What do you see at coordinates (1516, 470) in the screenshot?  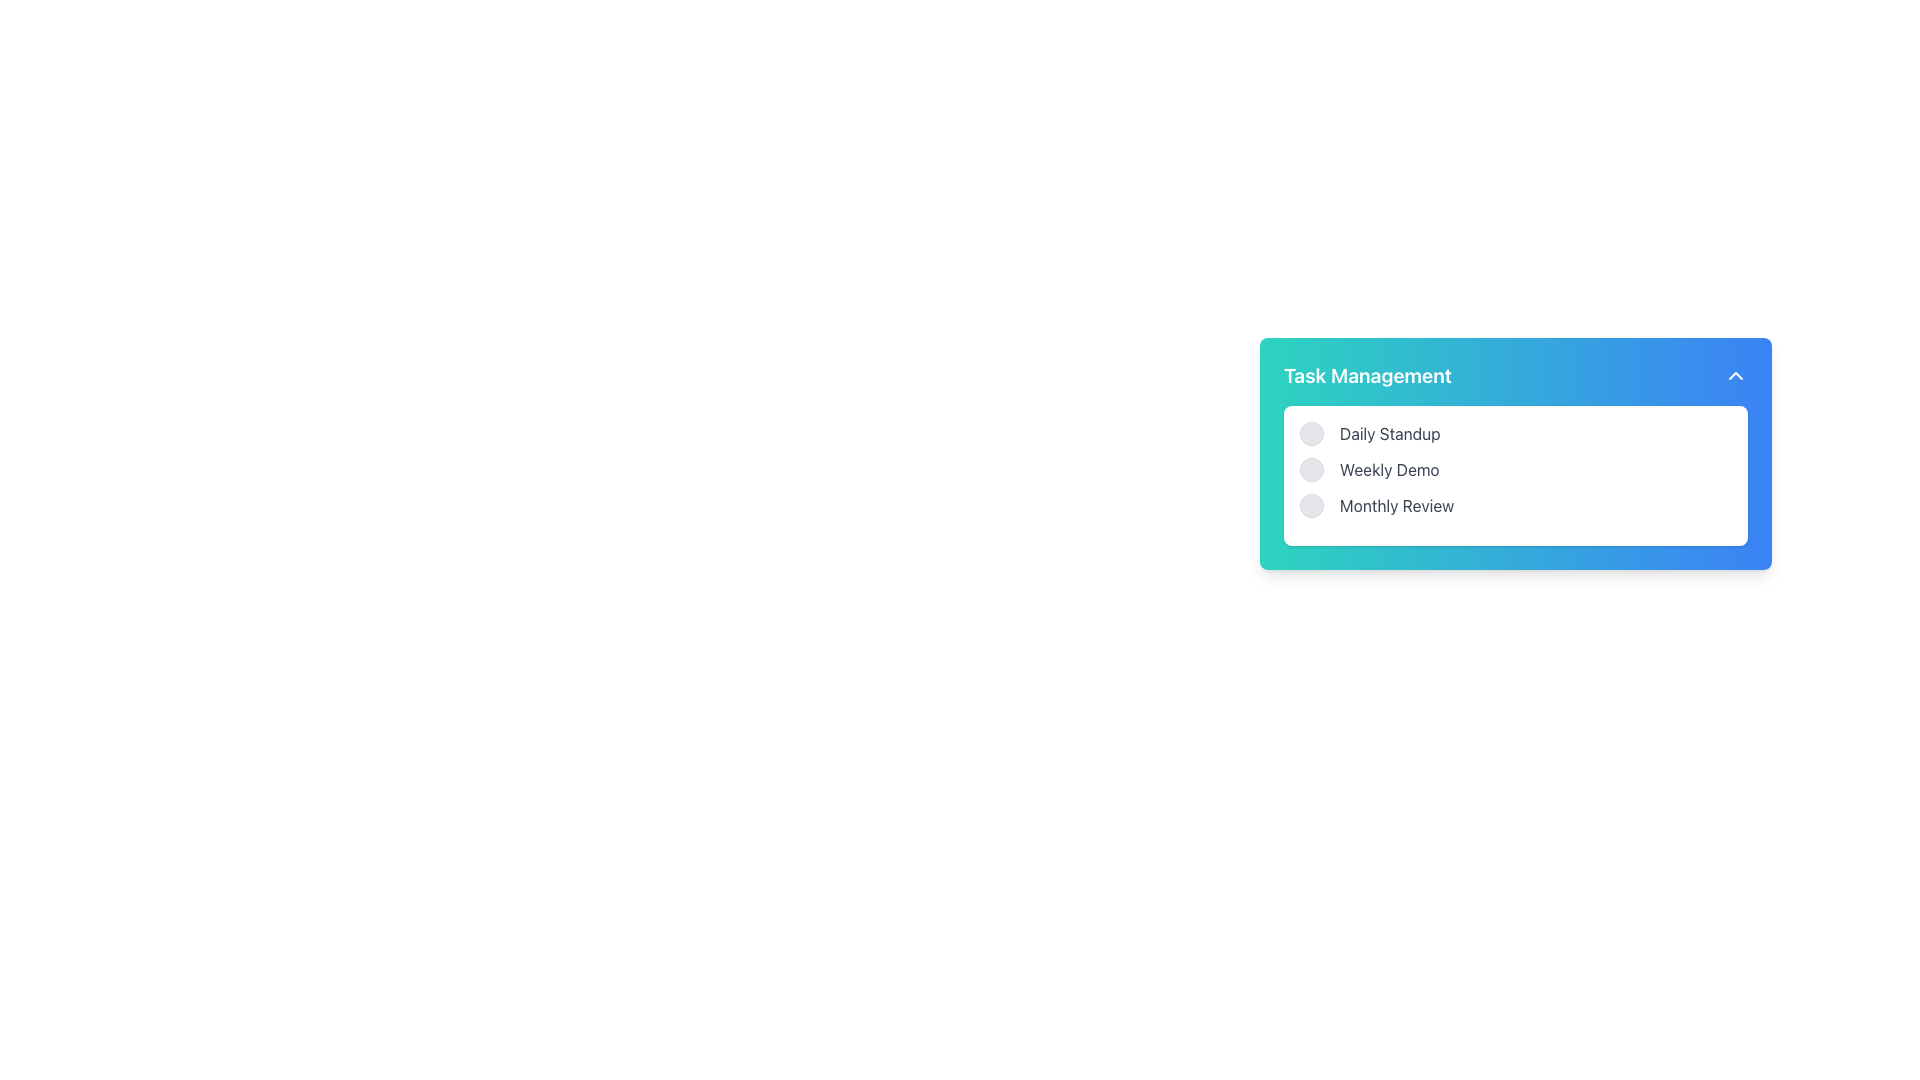 I see `the circular checkbox in the row labeled 'Weekly Demo'` at bounding box center [1516, 470].